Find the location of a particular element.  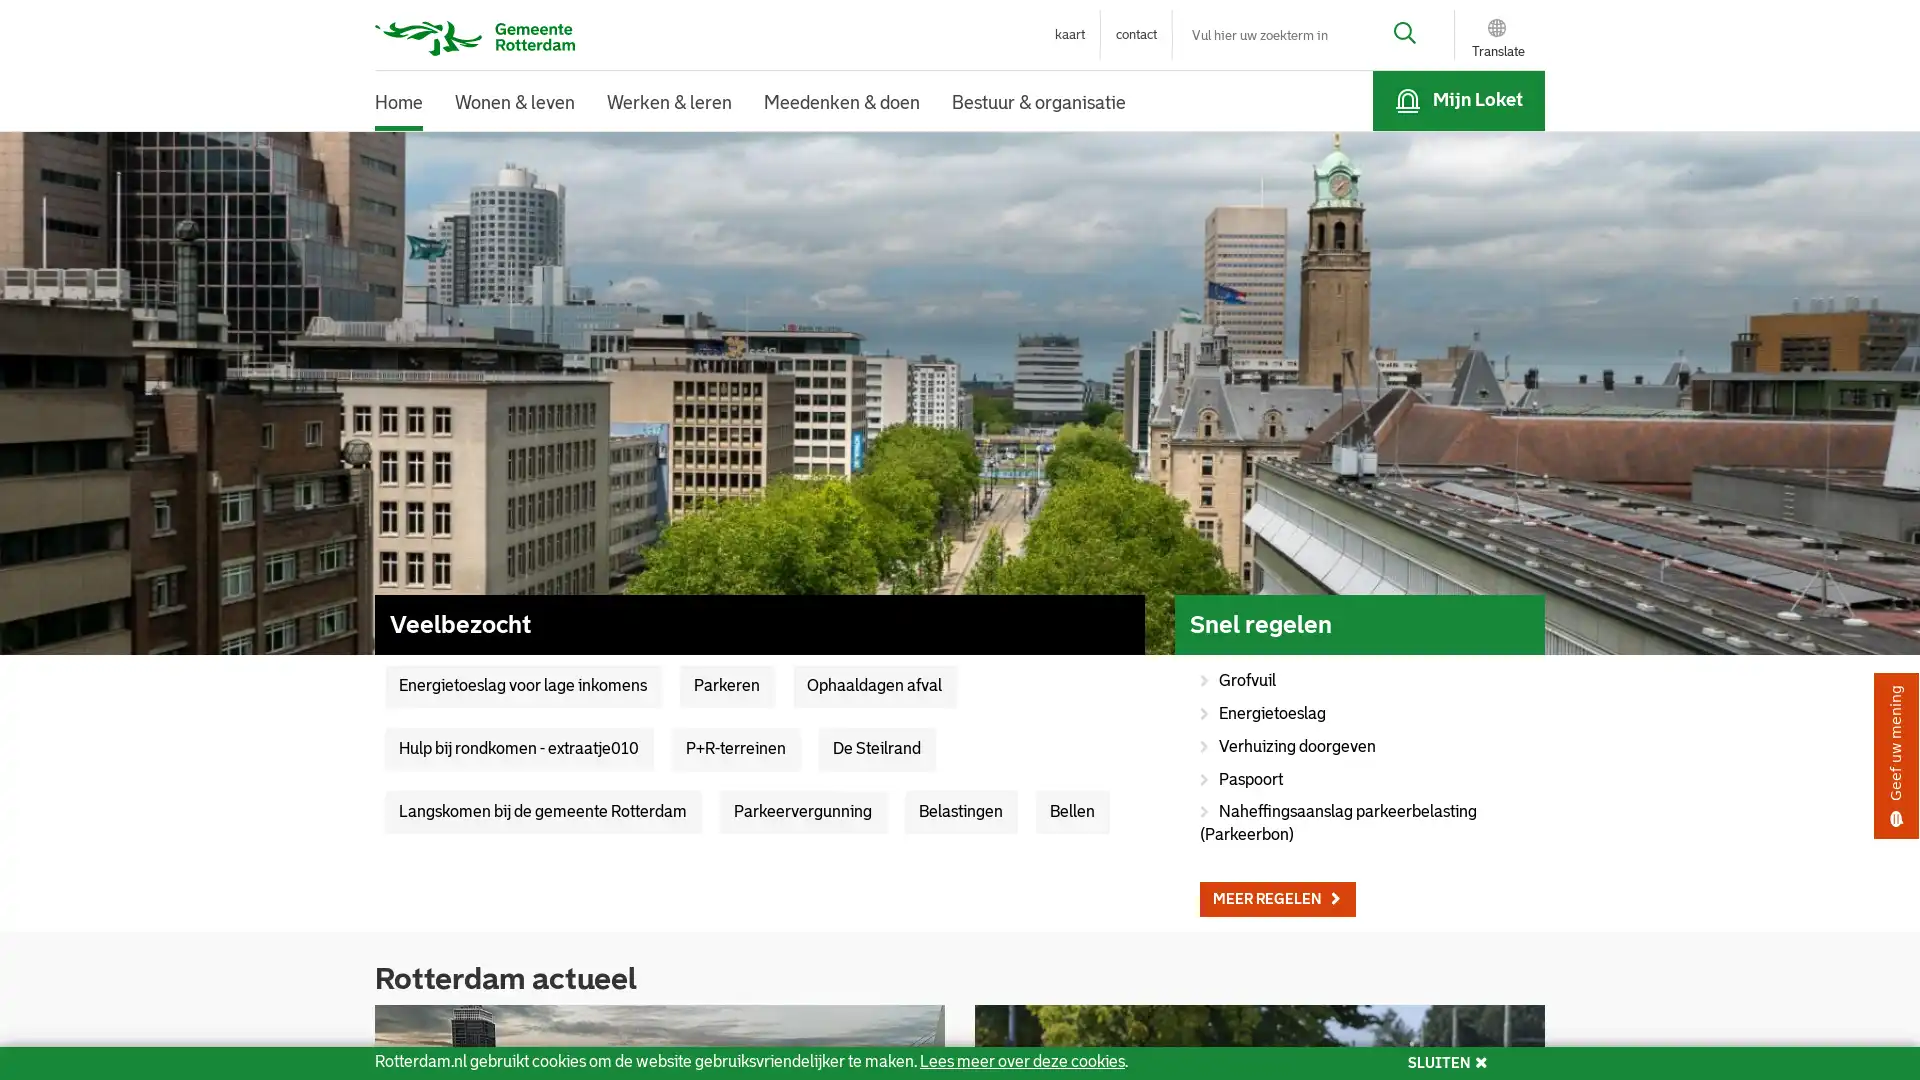

Geef uw mening is located at coordinates (1895, 756).